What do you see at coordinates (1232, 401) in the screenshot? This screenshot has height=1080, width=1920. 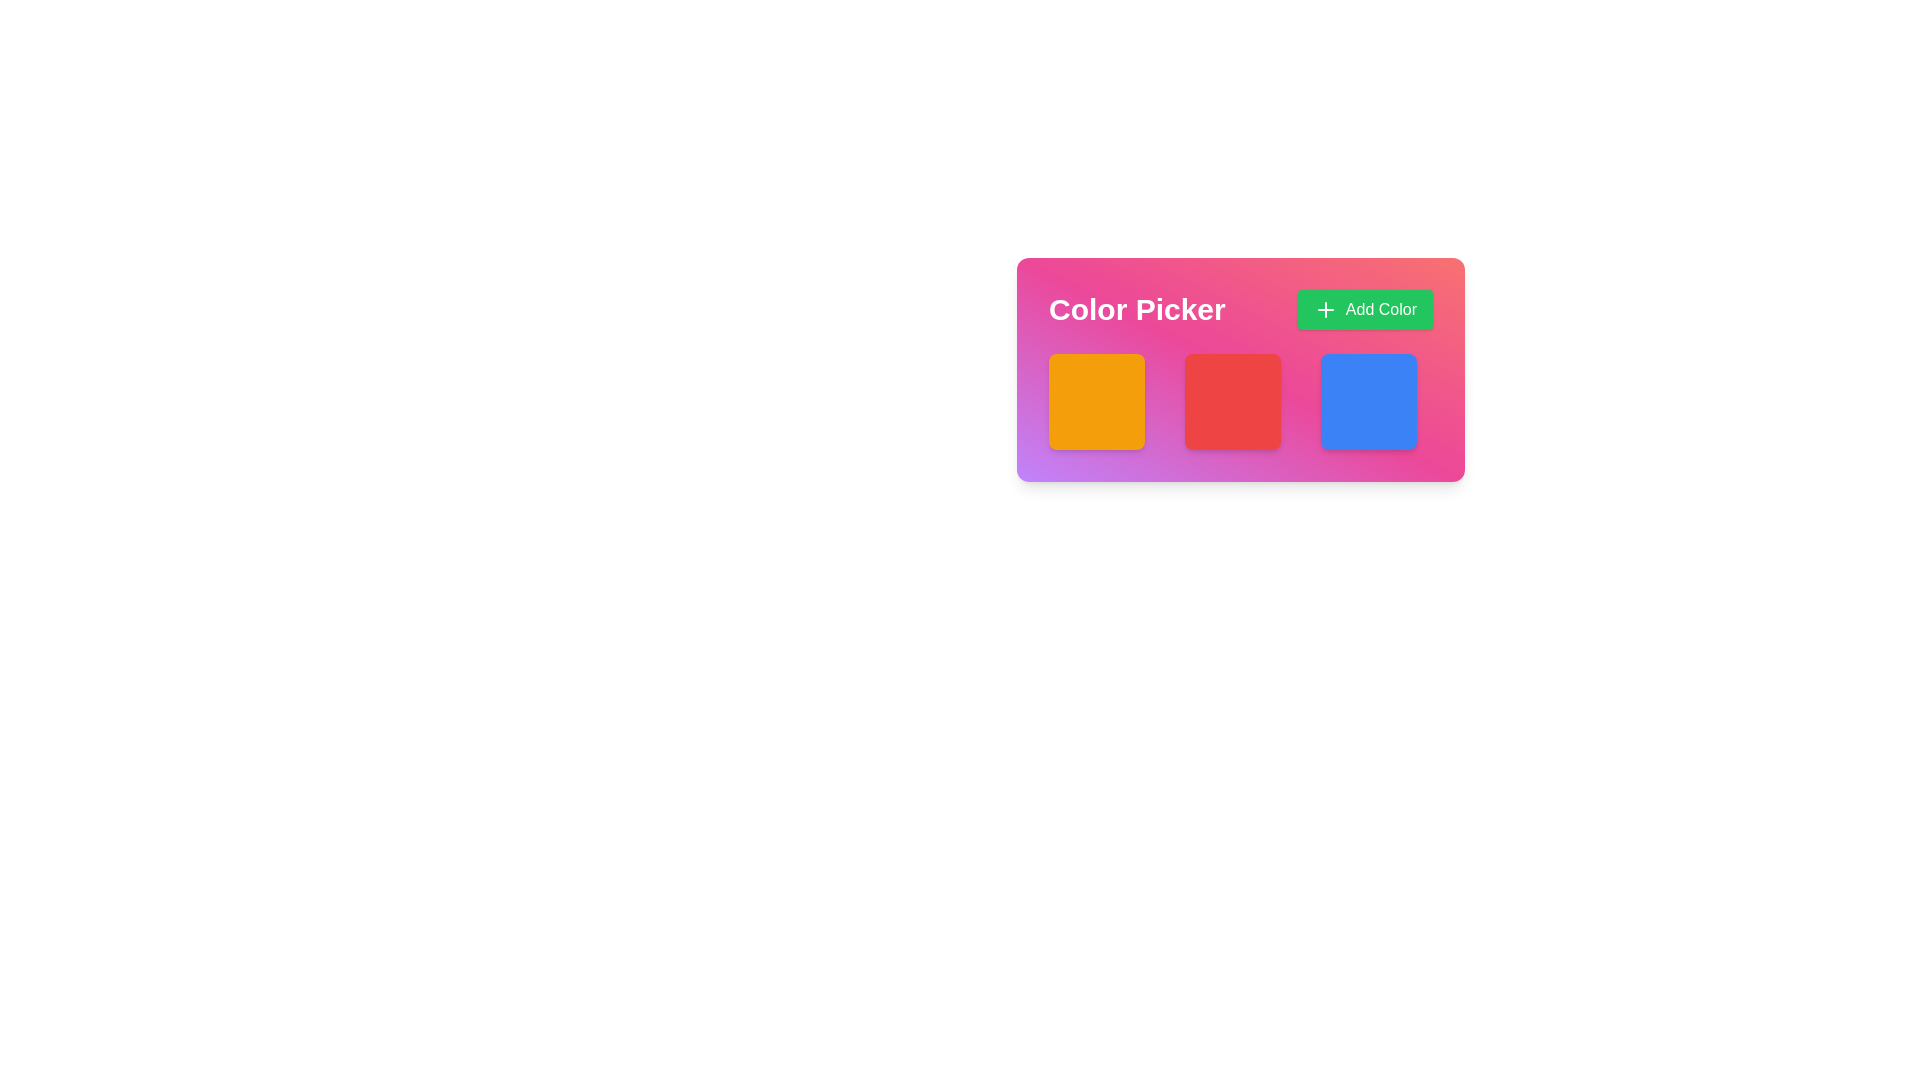 I see `the second interactive colored block representing the red color selection option in the color picker interface to visualize hover effects` at bounding box center [1232, 401].